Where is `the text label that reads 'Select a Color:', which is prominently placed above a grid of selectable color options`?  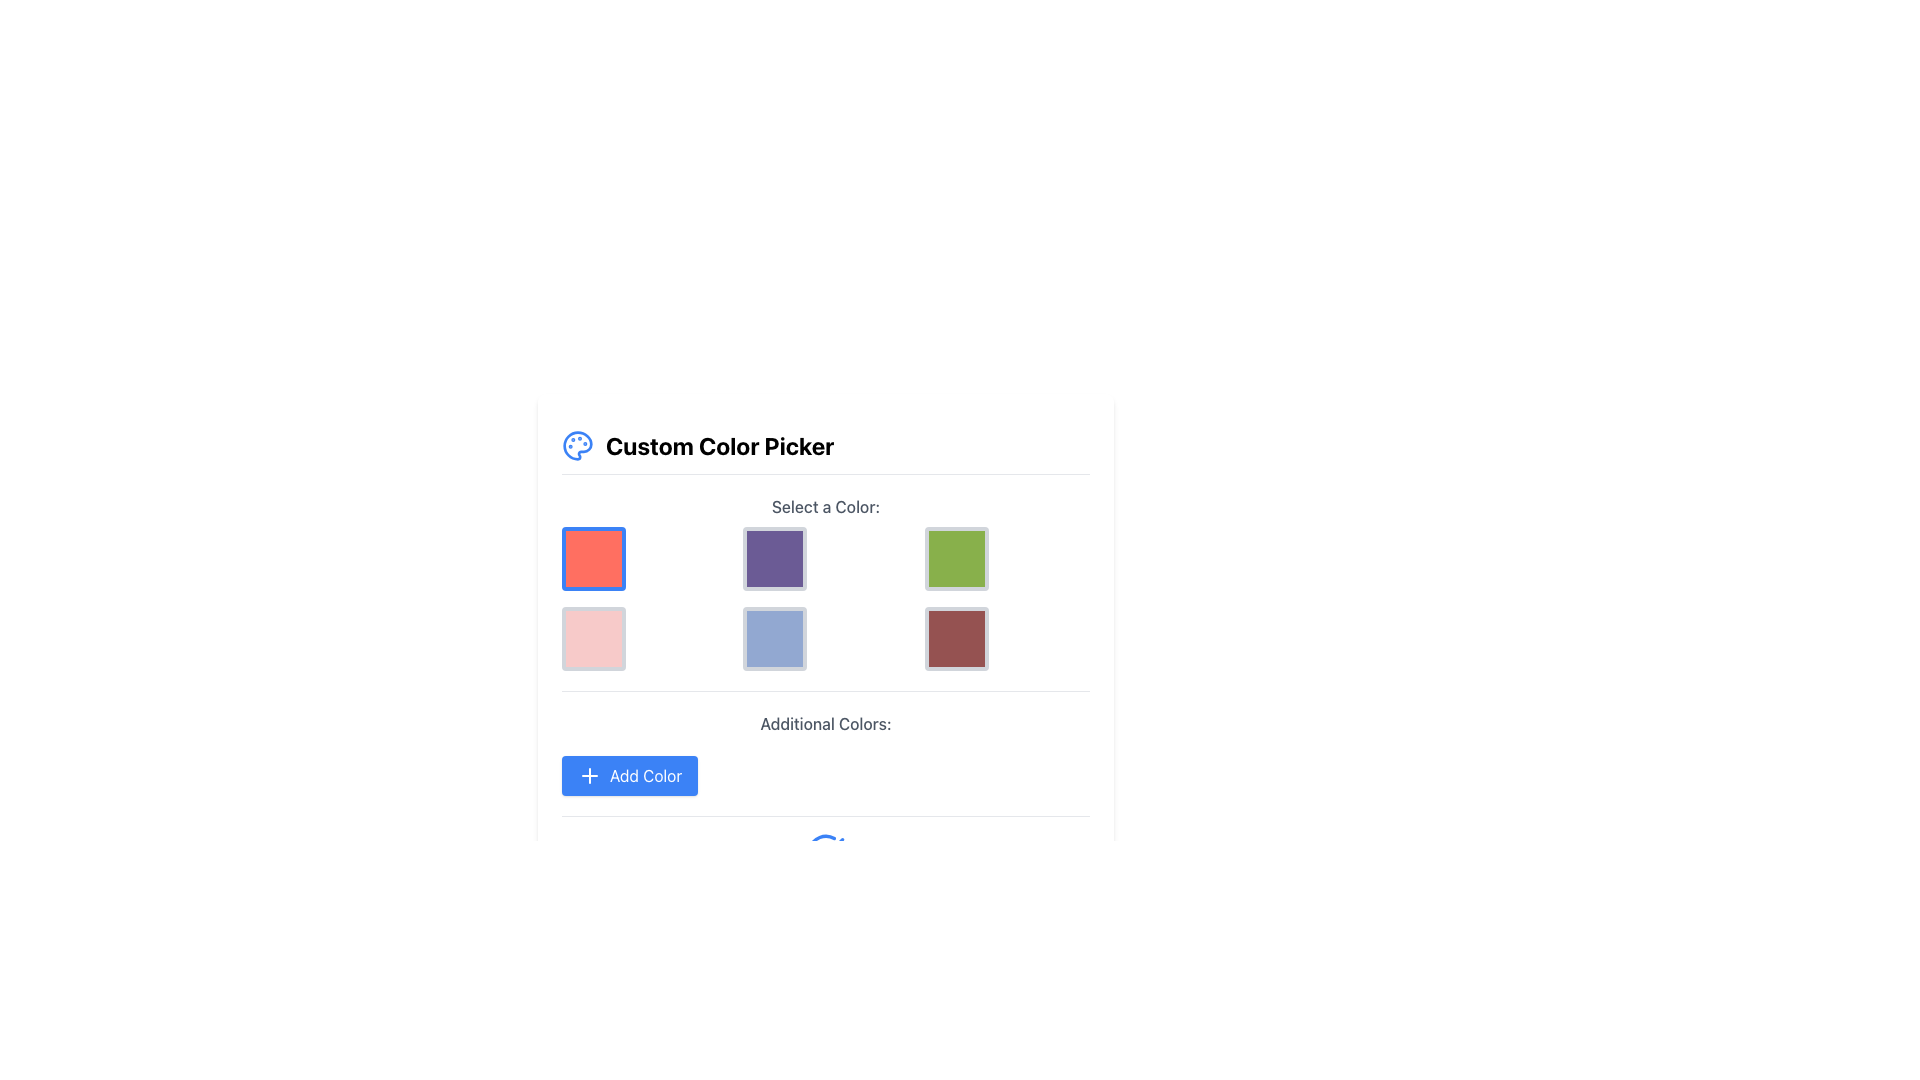
the text label that reads 'Select a Color:', which is prominently placed above a grid of selectable color options is located at coordinates (825, 505).